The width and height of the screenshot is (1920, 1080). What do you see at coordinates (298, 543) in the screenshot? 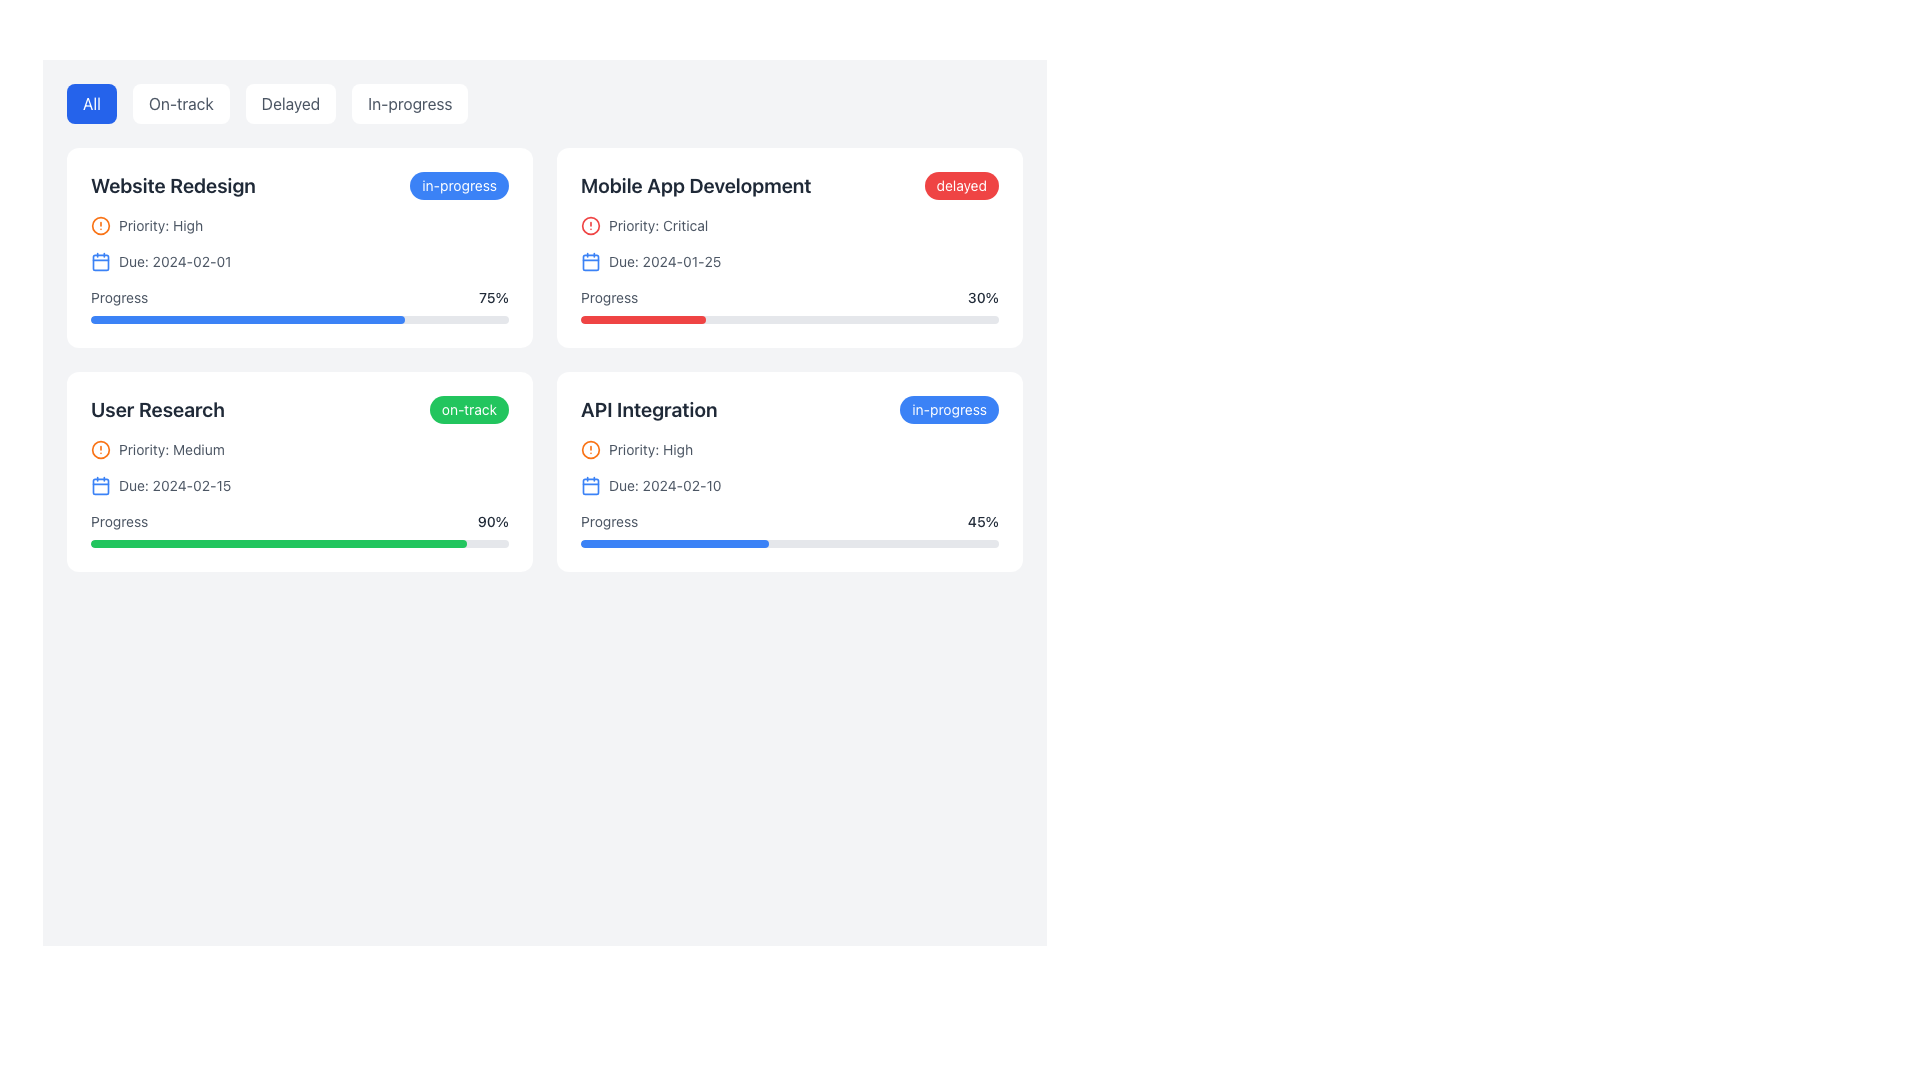
I see `the progress bar in the 'User Research' section, which has a light gray background and a green section representing 90% progress` at bounding box center [298, 543].